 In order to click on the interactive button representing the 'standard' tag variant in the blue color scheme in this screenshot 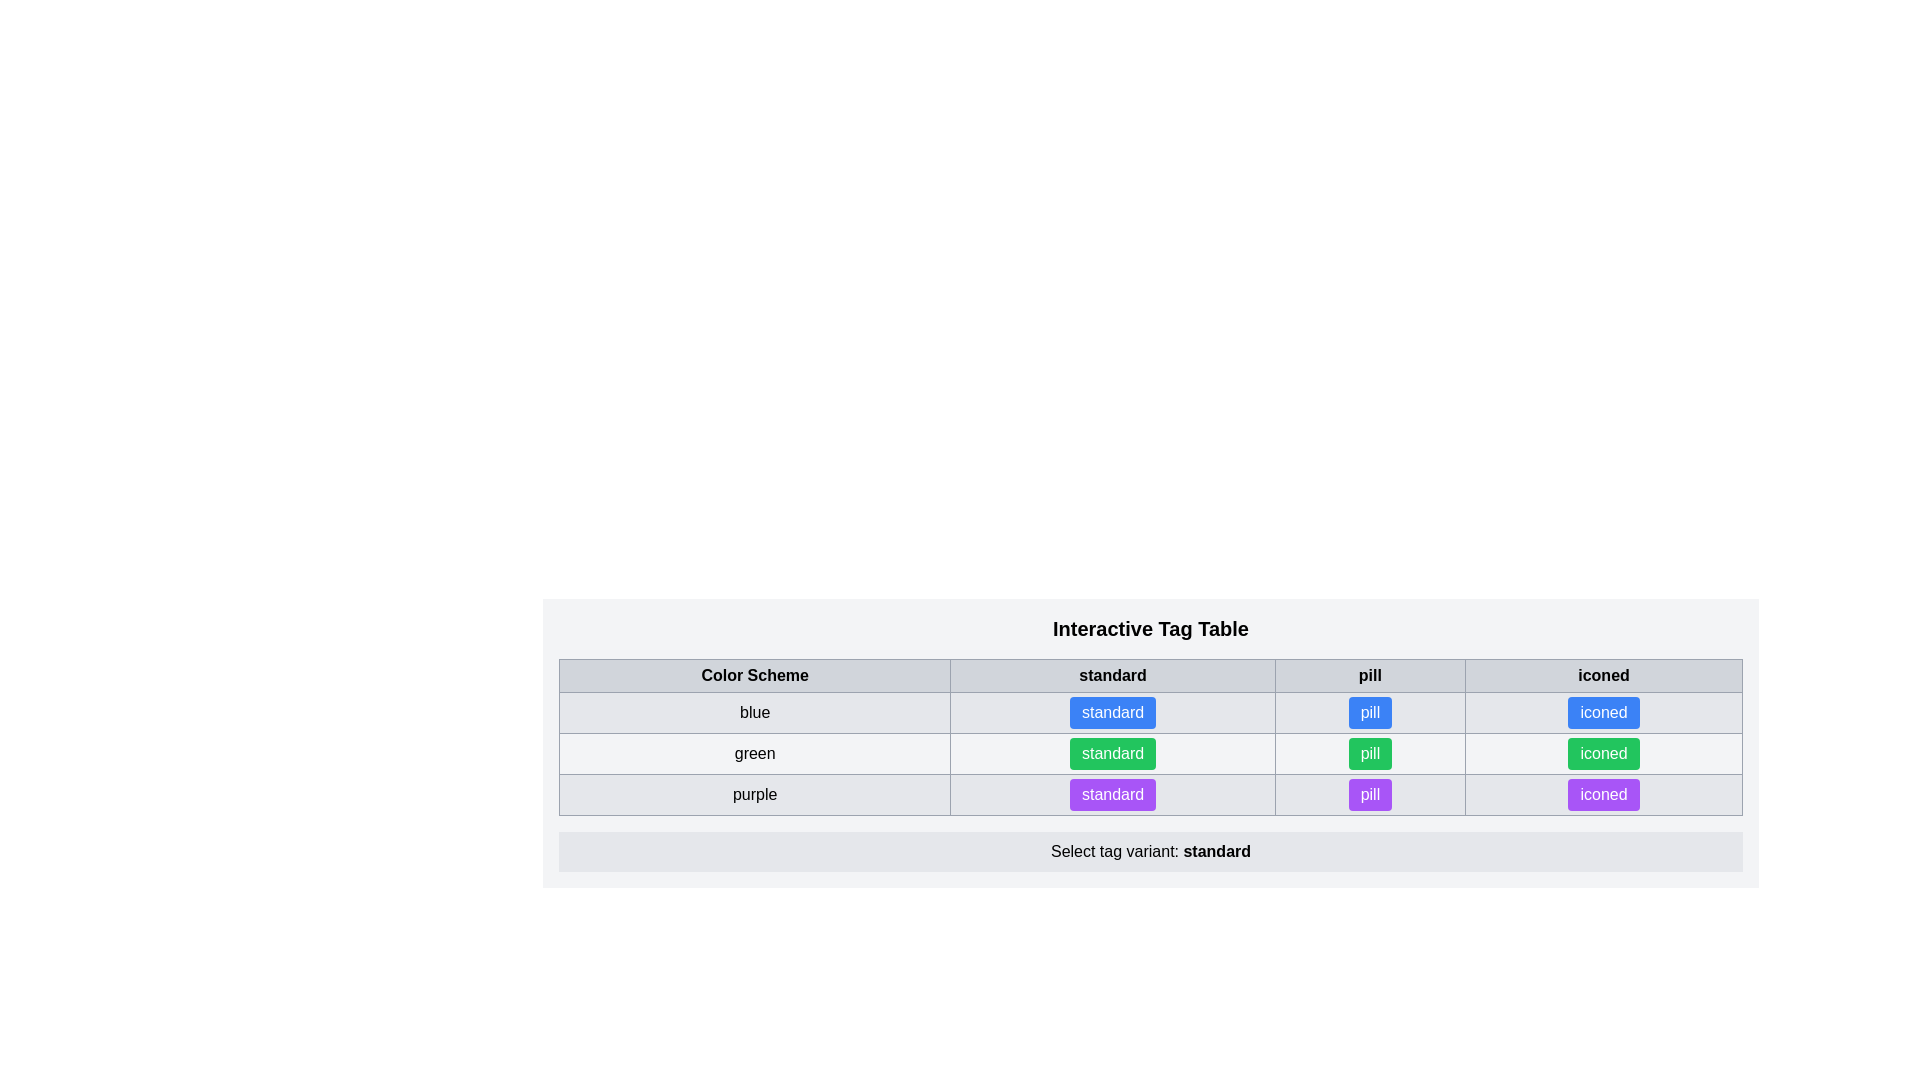, I will do `click(1112, 712)`.